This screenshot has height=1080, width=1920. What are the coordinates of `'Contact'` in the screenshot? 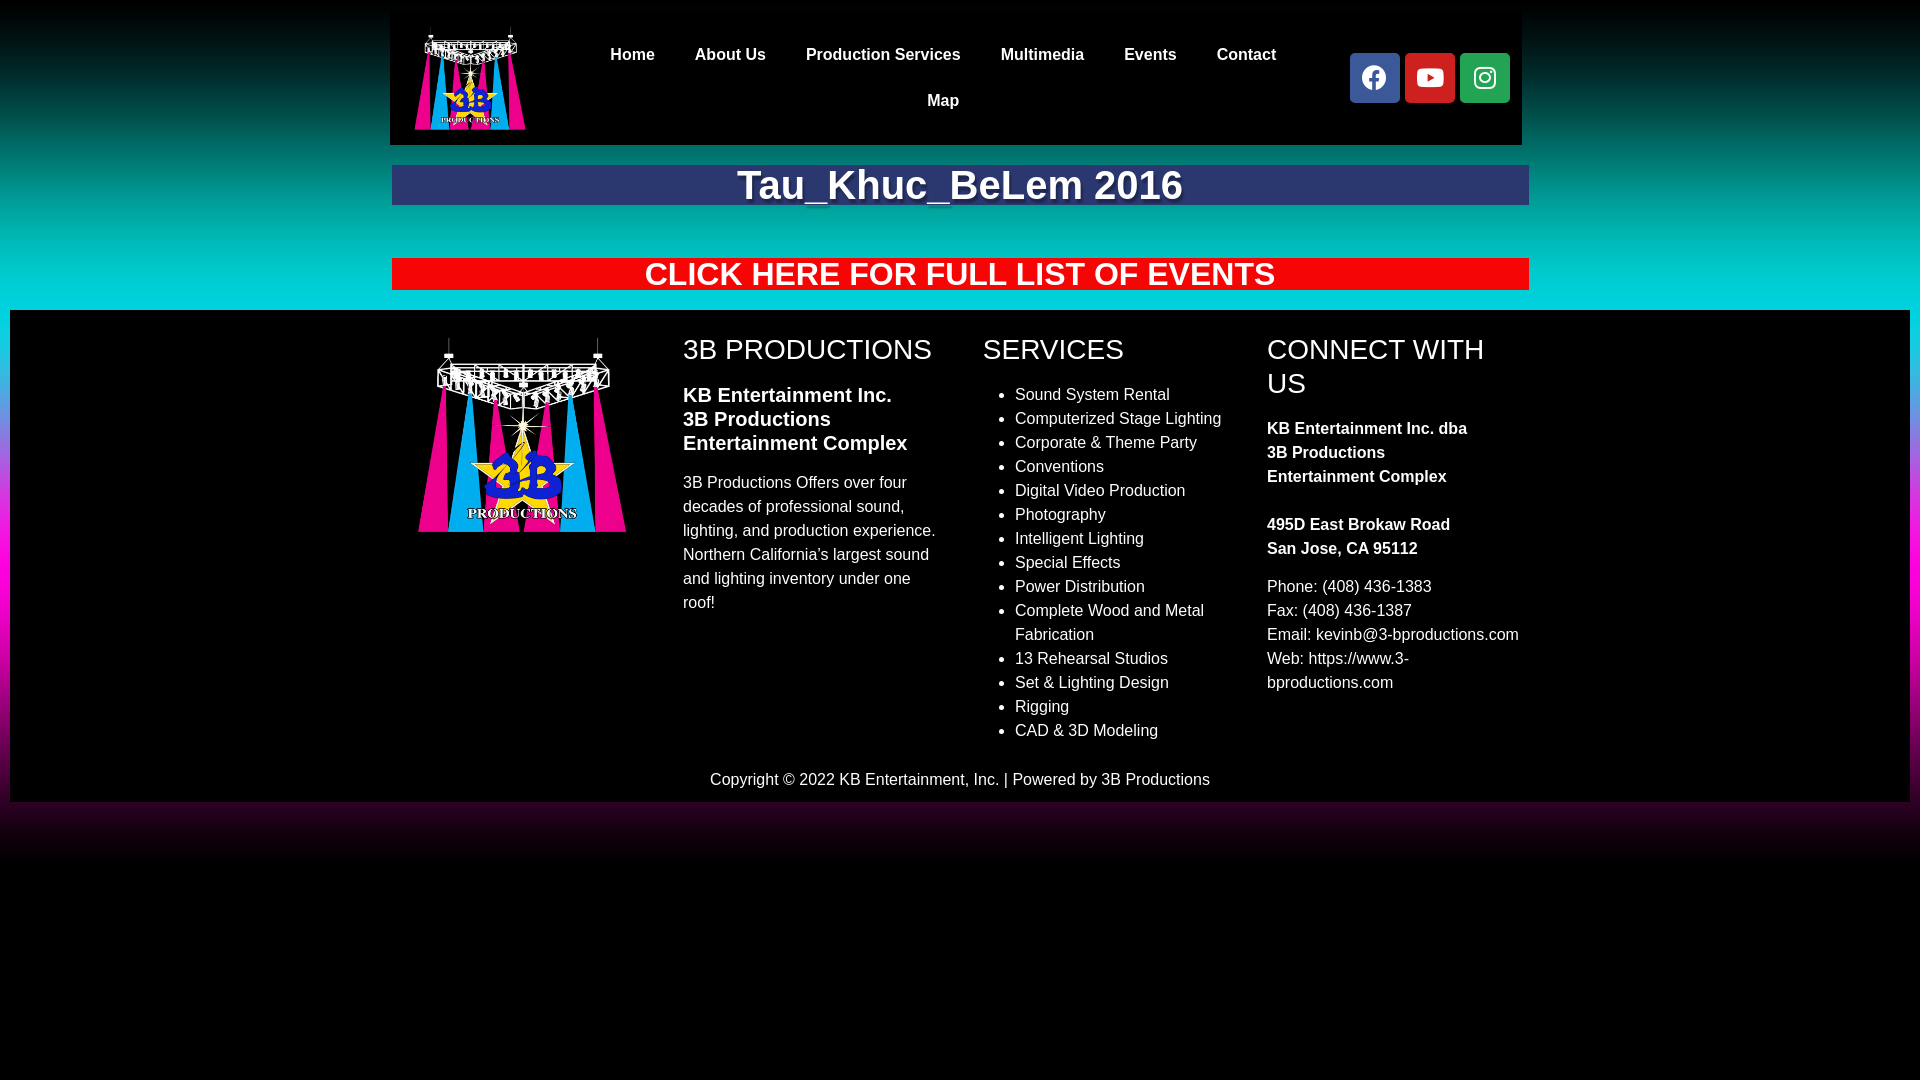 It's located at (1246, 53).